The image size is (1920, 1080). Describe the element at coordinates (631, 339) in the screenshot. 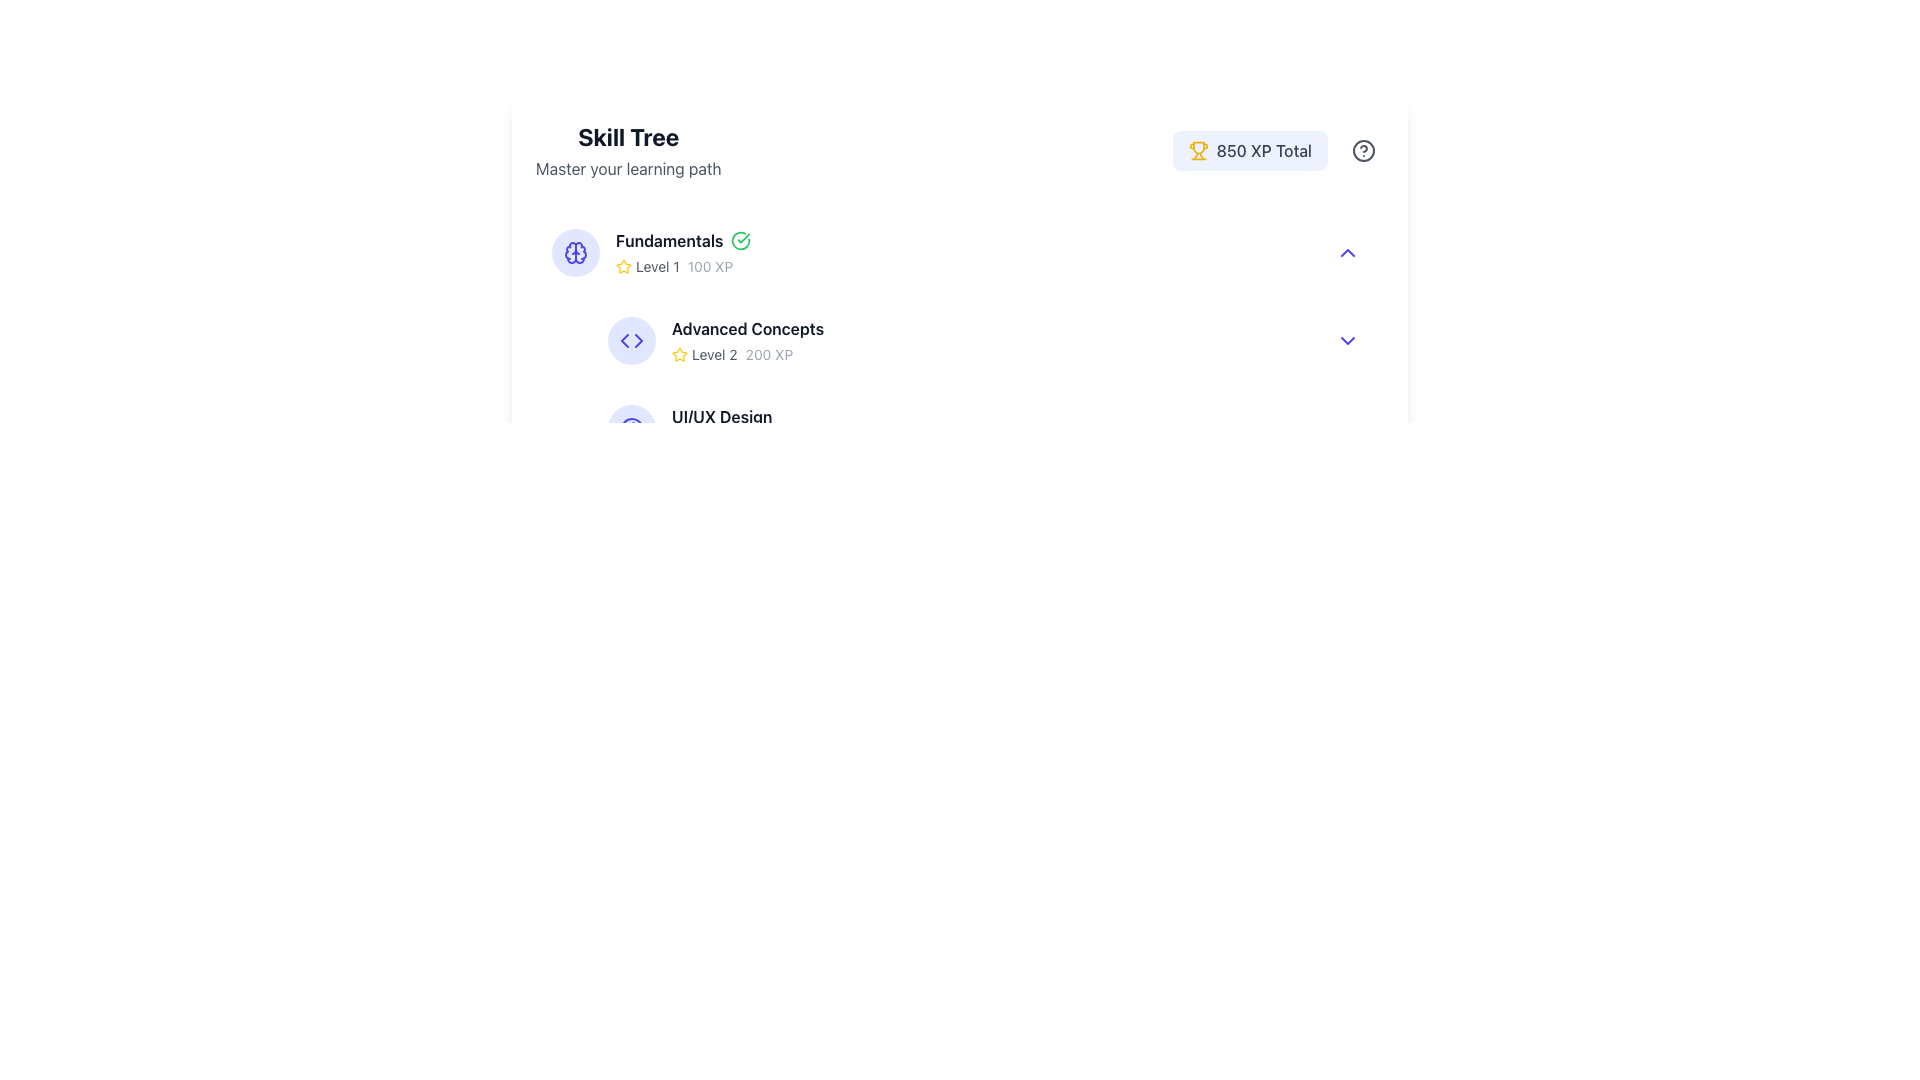

I see `the icon representing the 'Advanced Concepts' section, located to the left of the text 'Advanced Concepts' and 'Level 2 200 XP'` at that location.